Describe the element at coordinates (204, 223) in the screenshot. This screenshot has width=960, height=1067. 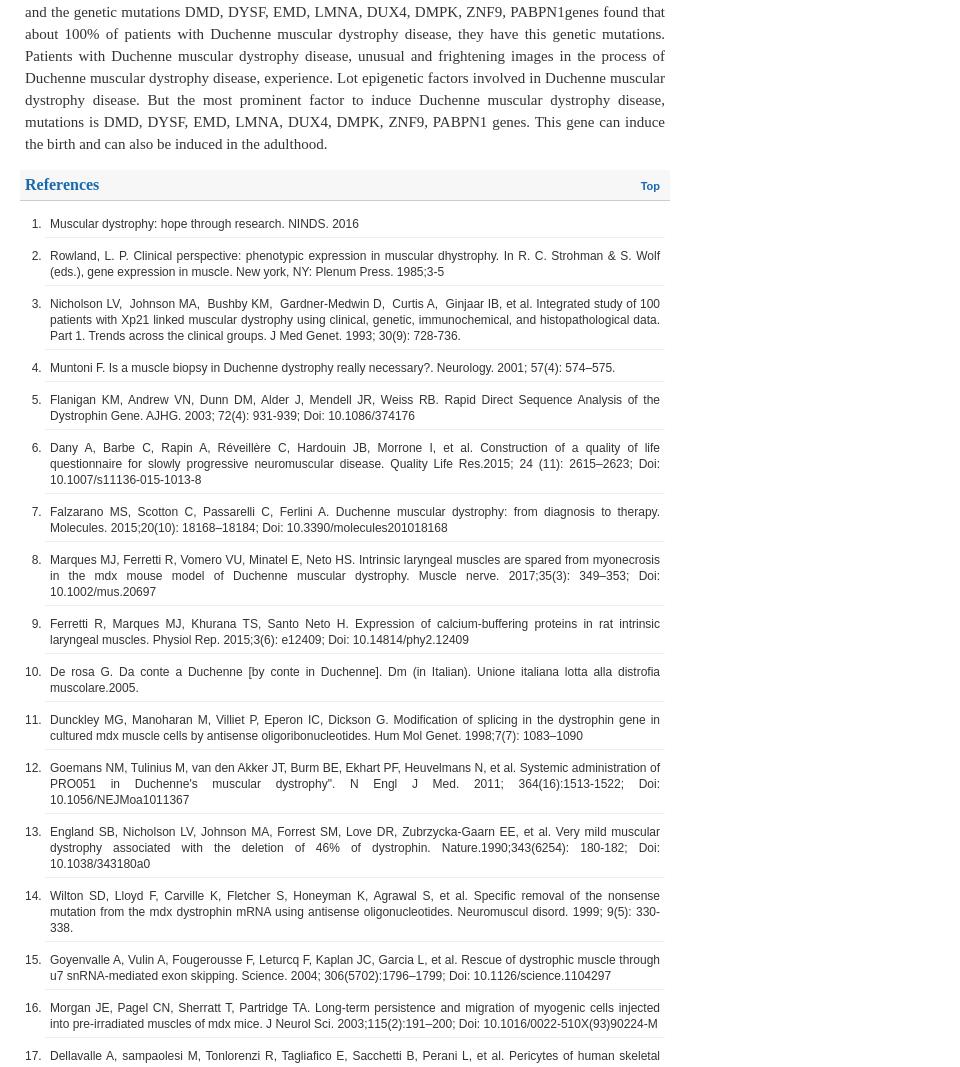
I see `'Muscular  dystrophy: hope through research. NINDS. 2016'` at that location.